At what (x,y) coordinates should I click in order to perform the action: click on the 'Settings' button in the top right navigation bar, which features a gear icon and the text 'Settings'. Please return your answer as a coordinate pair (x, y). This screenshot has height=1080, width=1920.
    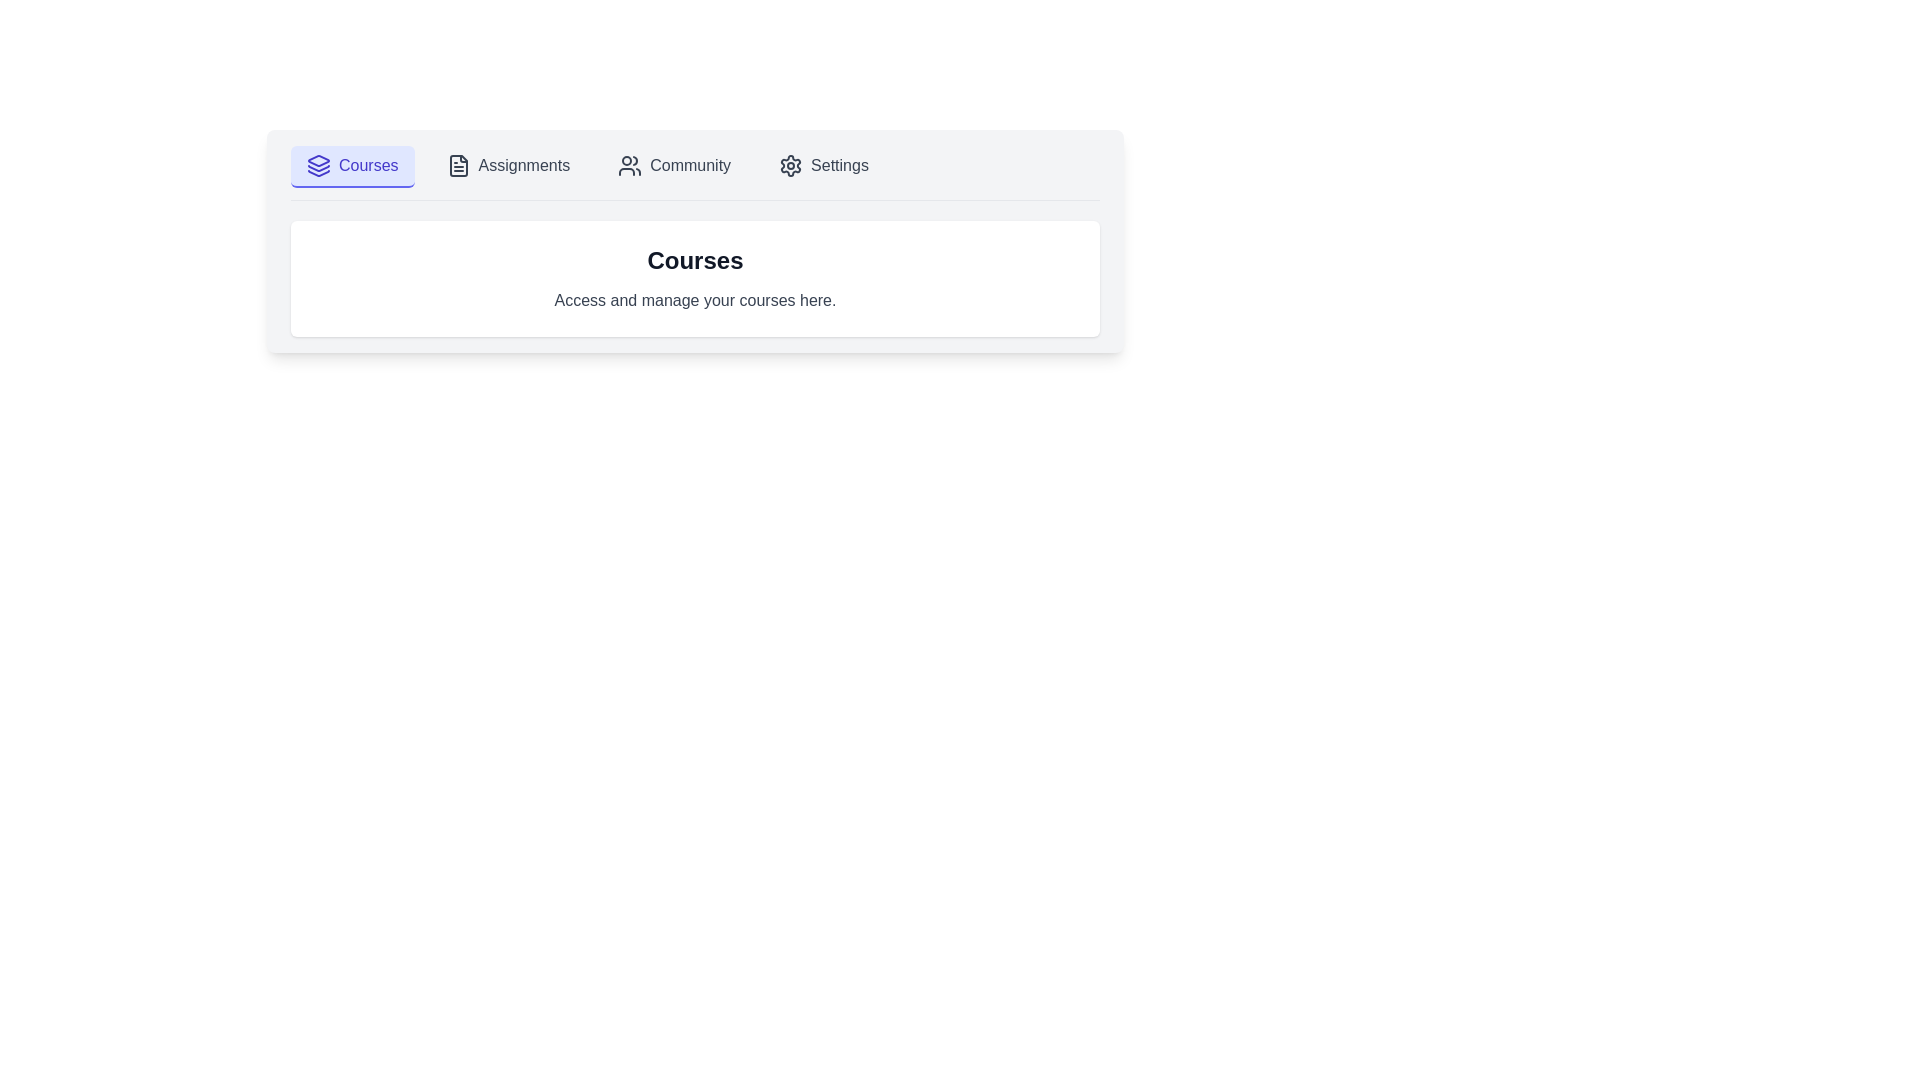
    Looking at the image, I should click on (824, 165).